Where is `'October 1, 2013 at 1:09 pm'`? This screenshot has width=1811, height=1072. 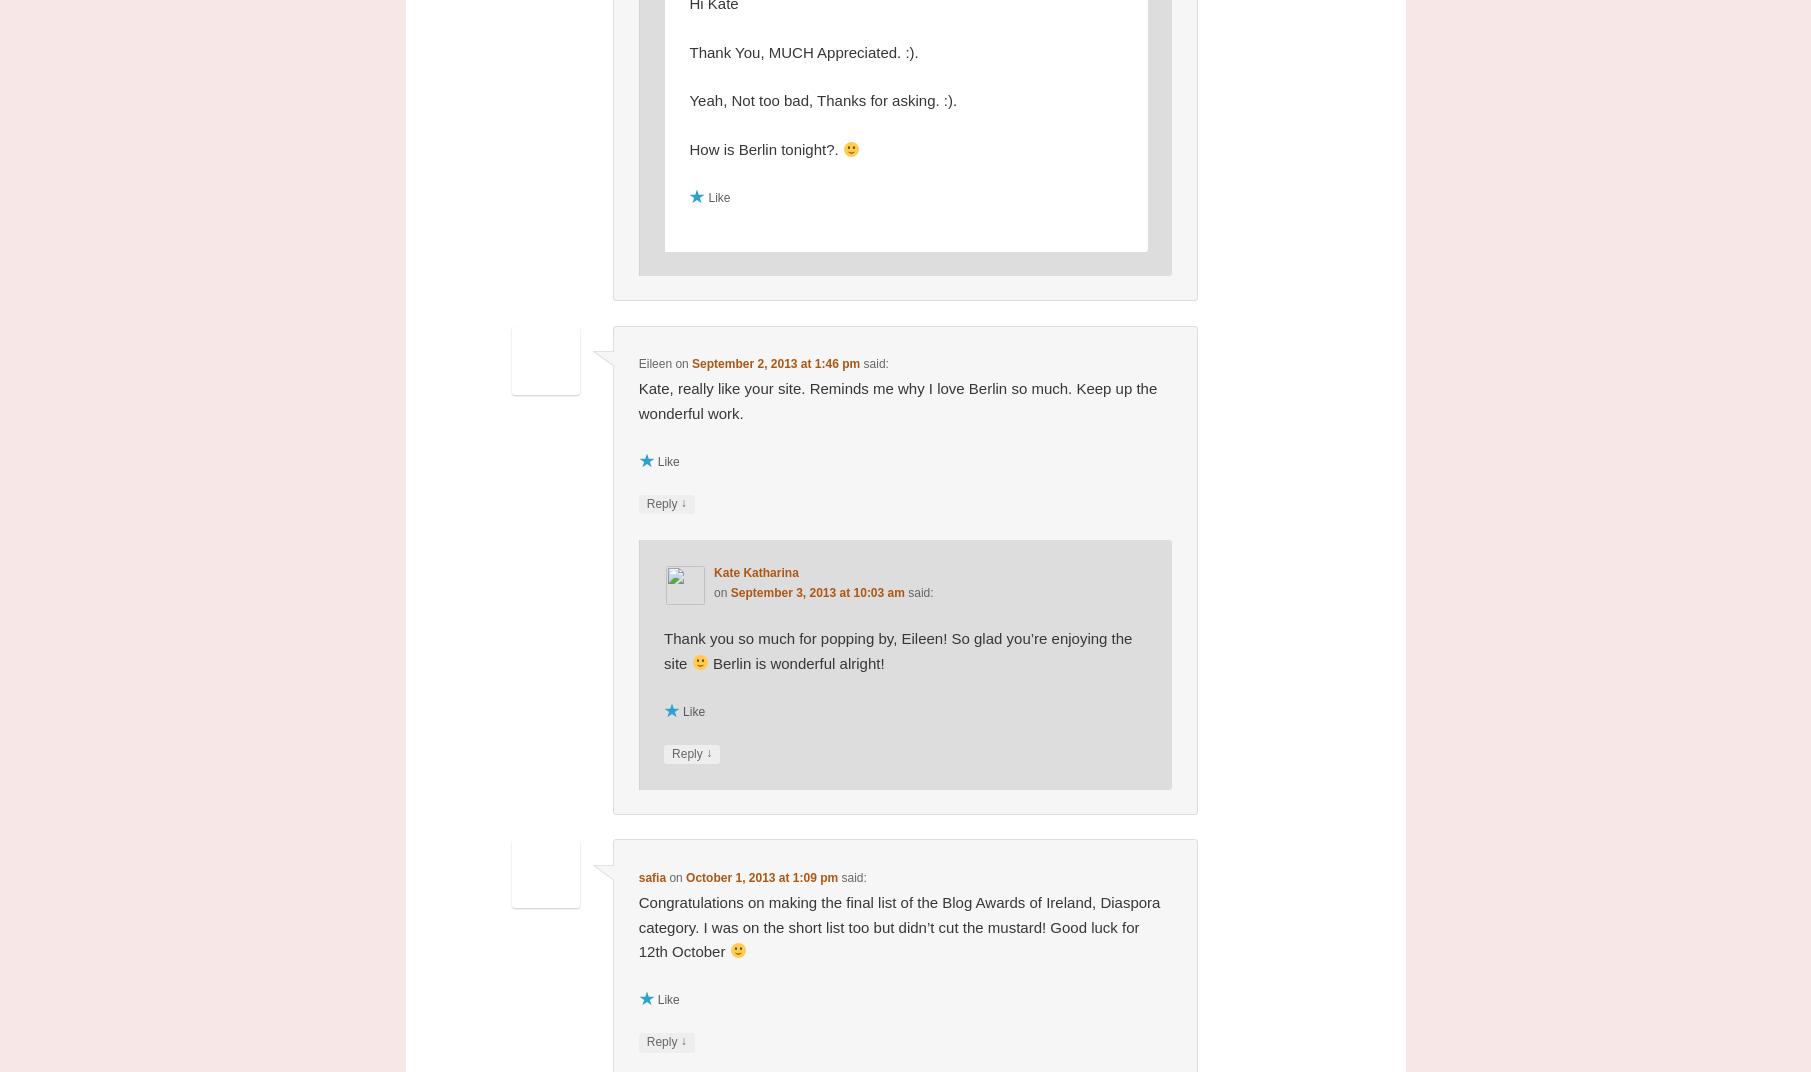
'October 1, 2013 at 1:09 pm' is located at coordinates (761, 877).